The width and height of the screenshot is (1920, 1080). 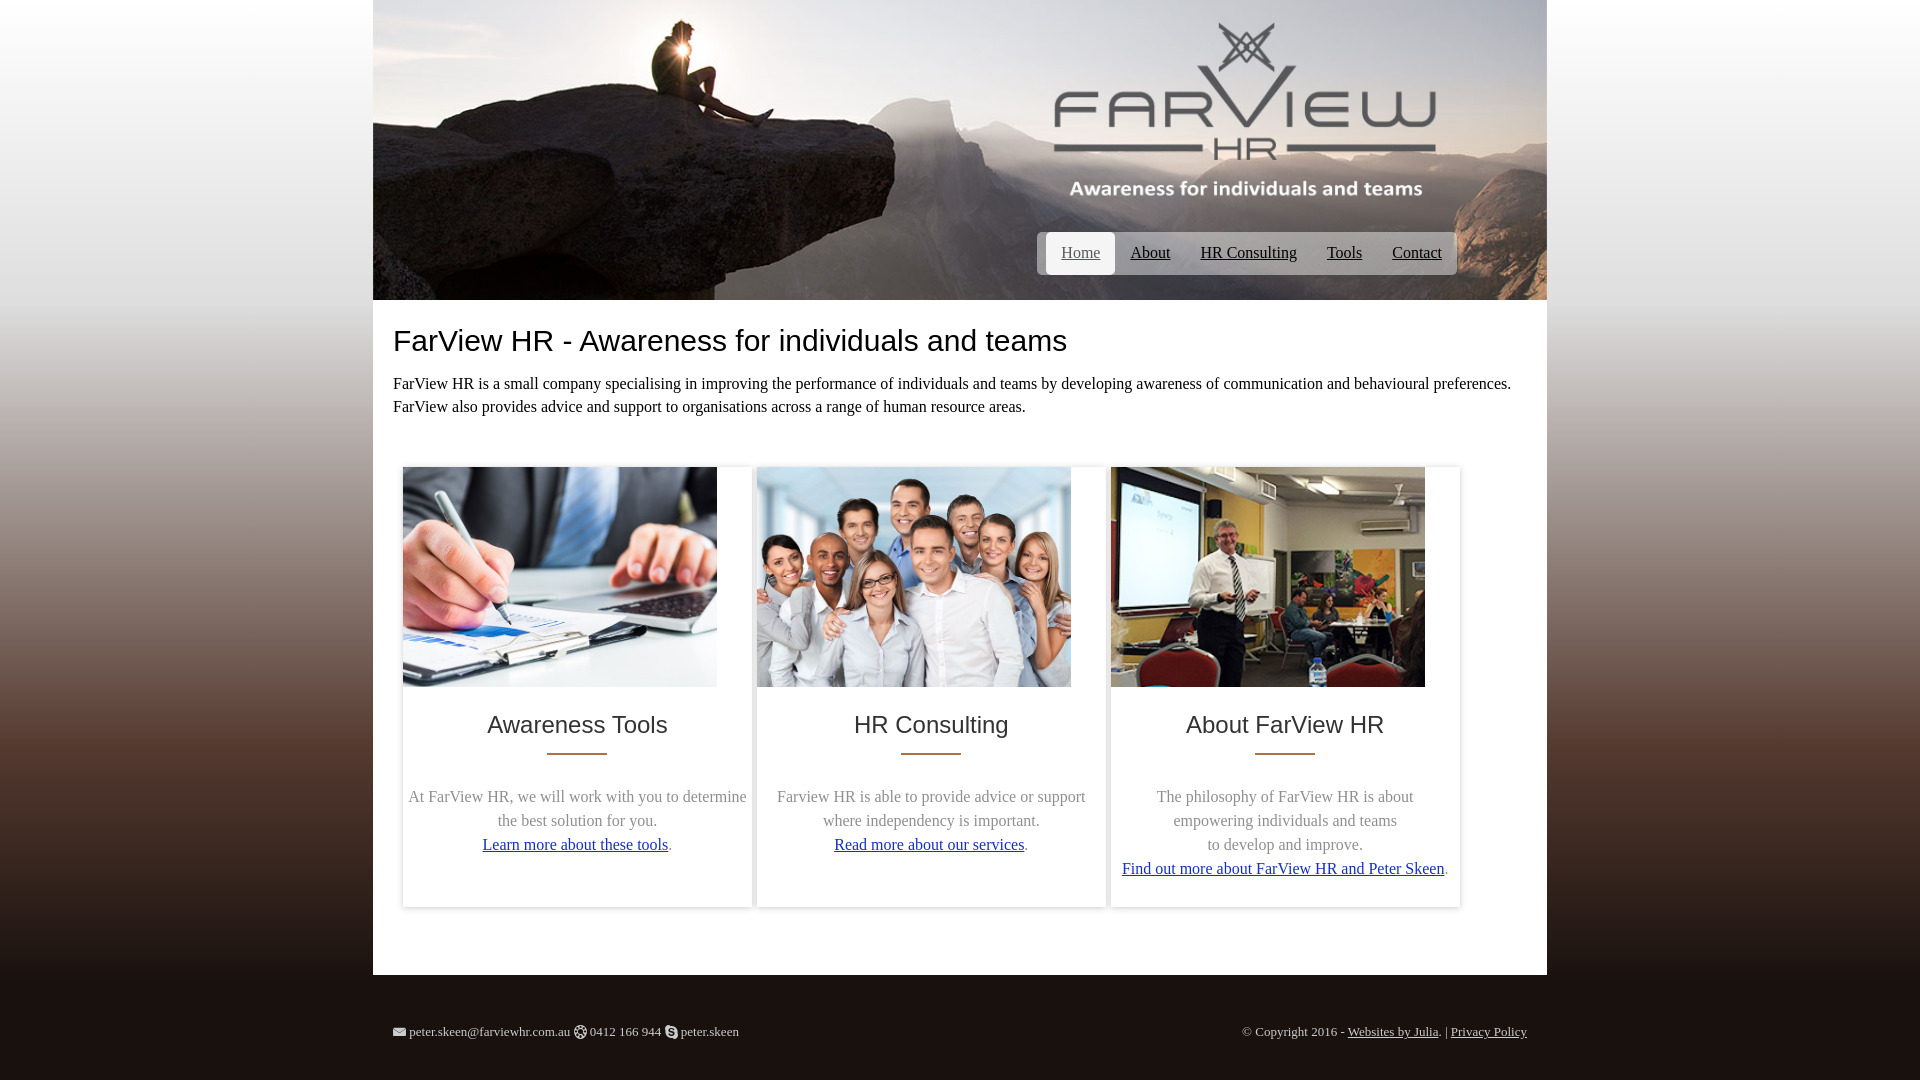 What do you see at coordinates (575, 844) in the screenshot?
I see `'Learn more about these tools'` at bounding box center [575, 844].